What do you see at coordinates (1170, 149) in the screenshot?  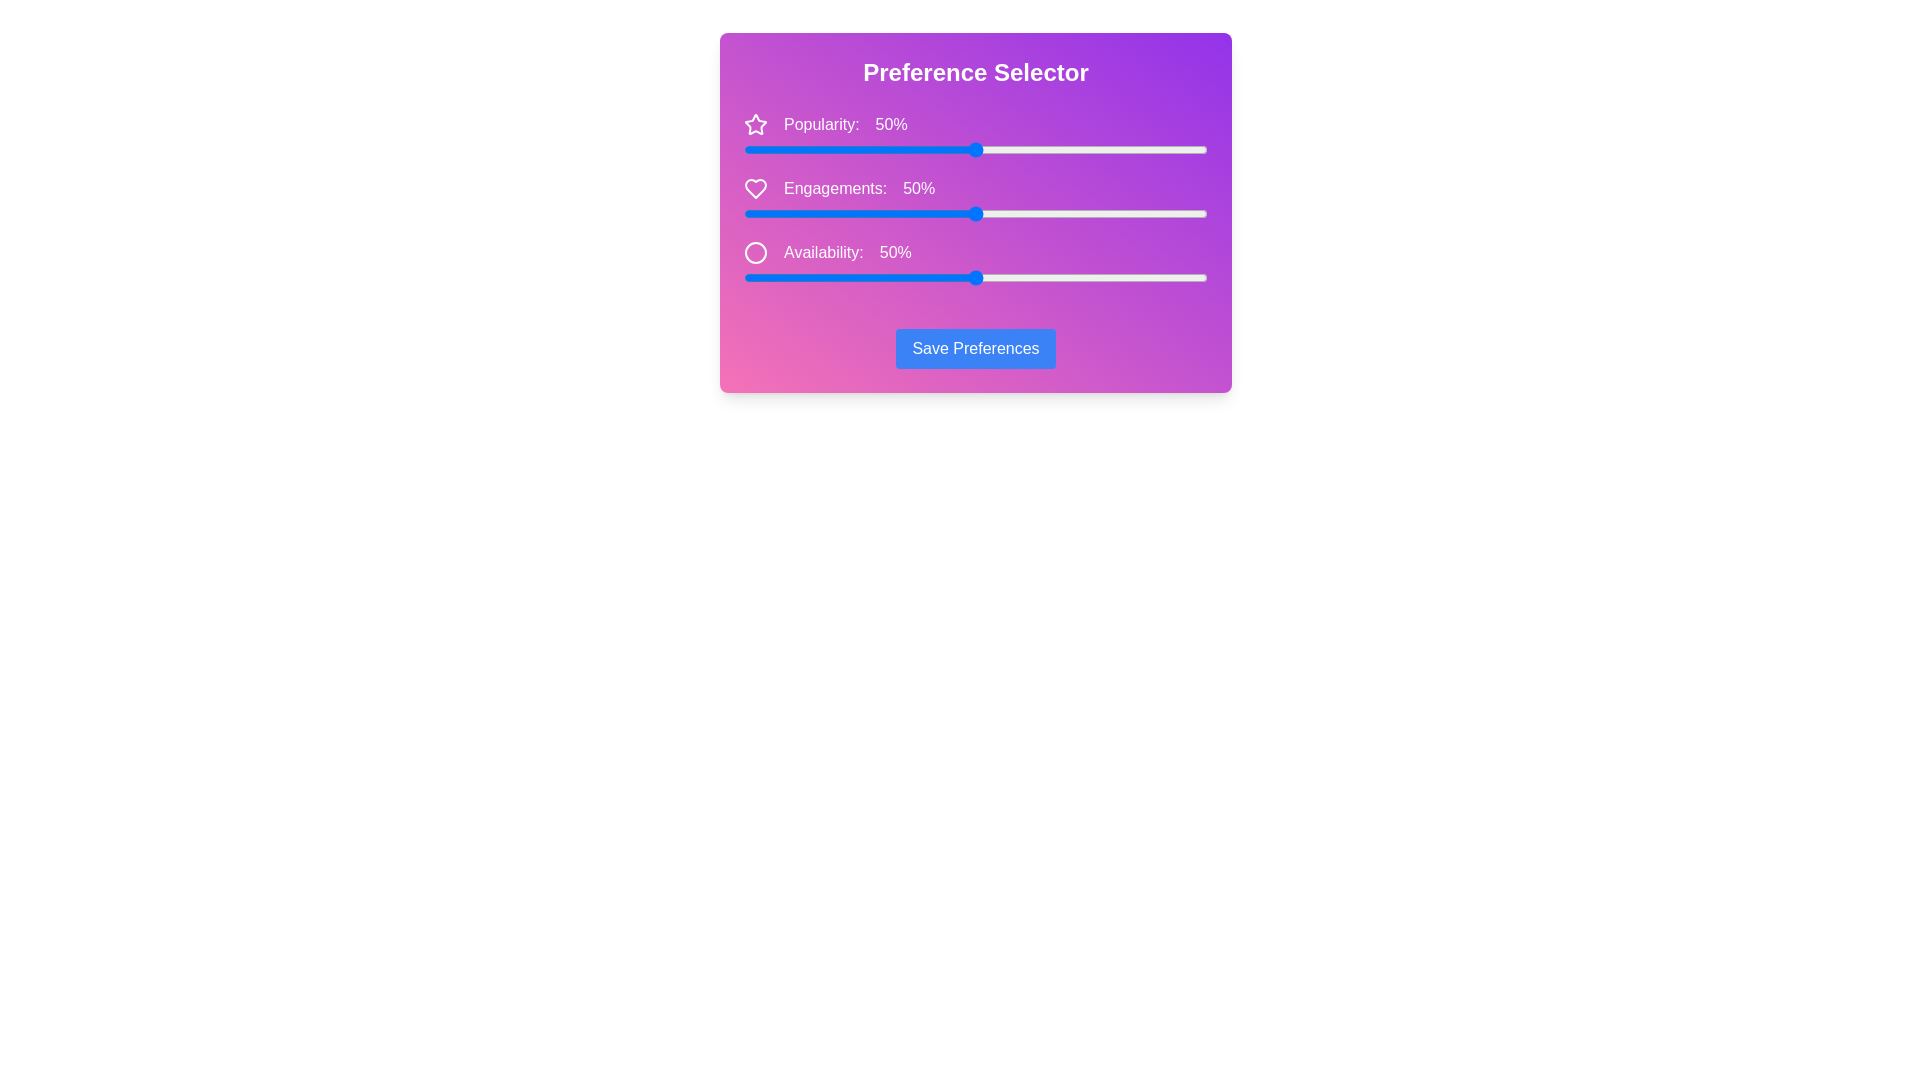 I see `the 'Popularity' slider to 92%` at bounding box center [1170, 149].